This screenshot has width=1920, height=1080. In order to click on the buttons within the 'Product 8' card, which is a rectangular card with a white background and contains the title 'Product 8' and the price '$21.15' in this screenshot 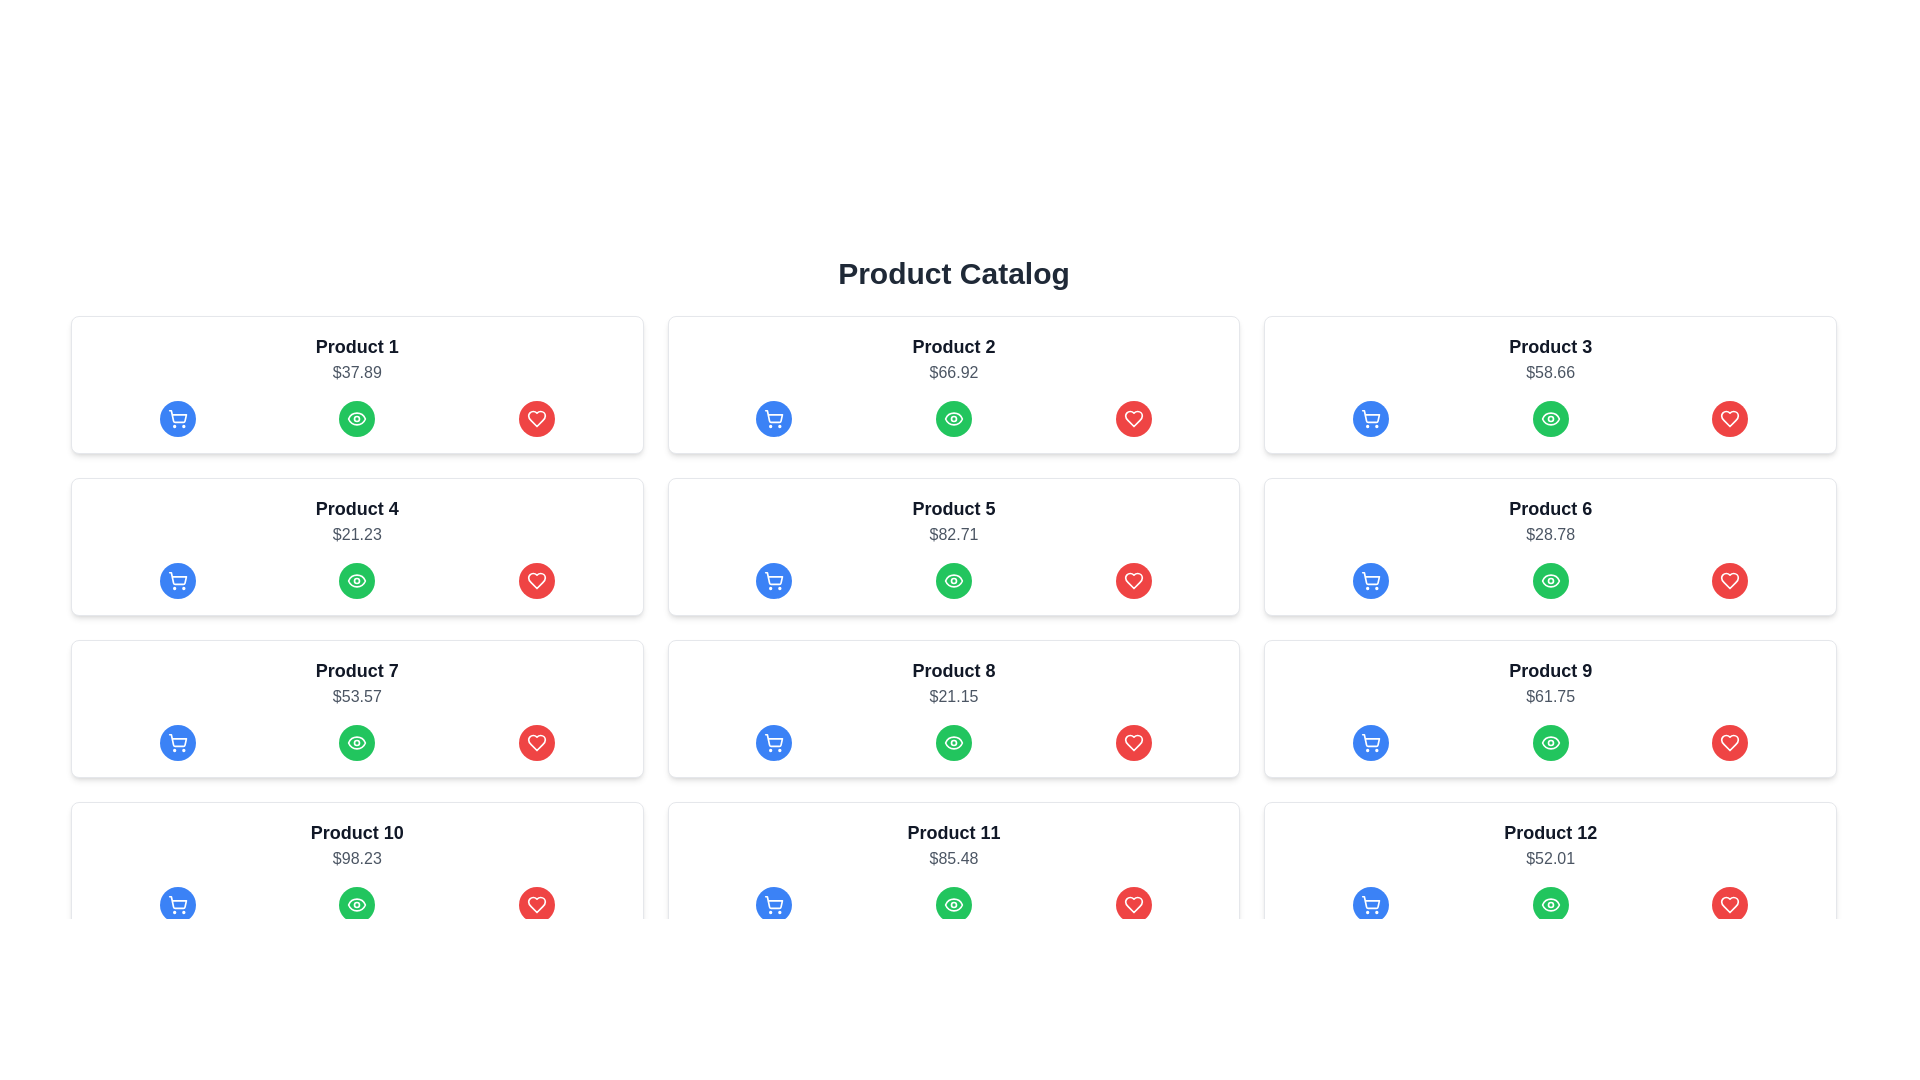, I will do `click(953, 708)`.